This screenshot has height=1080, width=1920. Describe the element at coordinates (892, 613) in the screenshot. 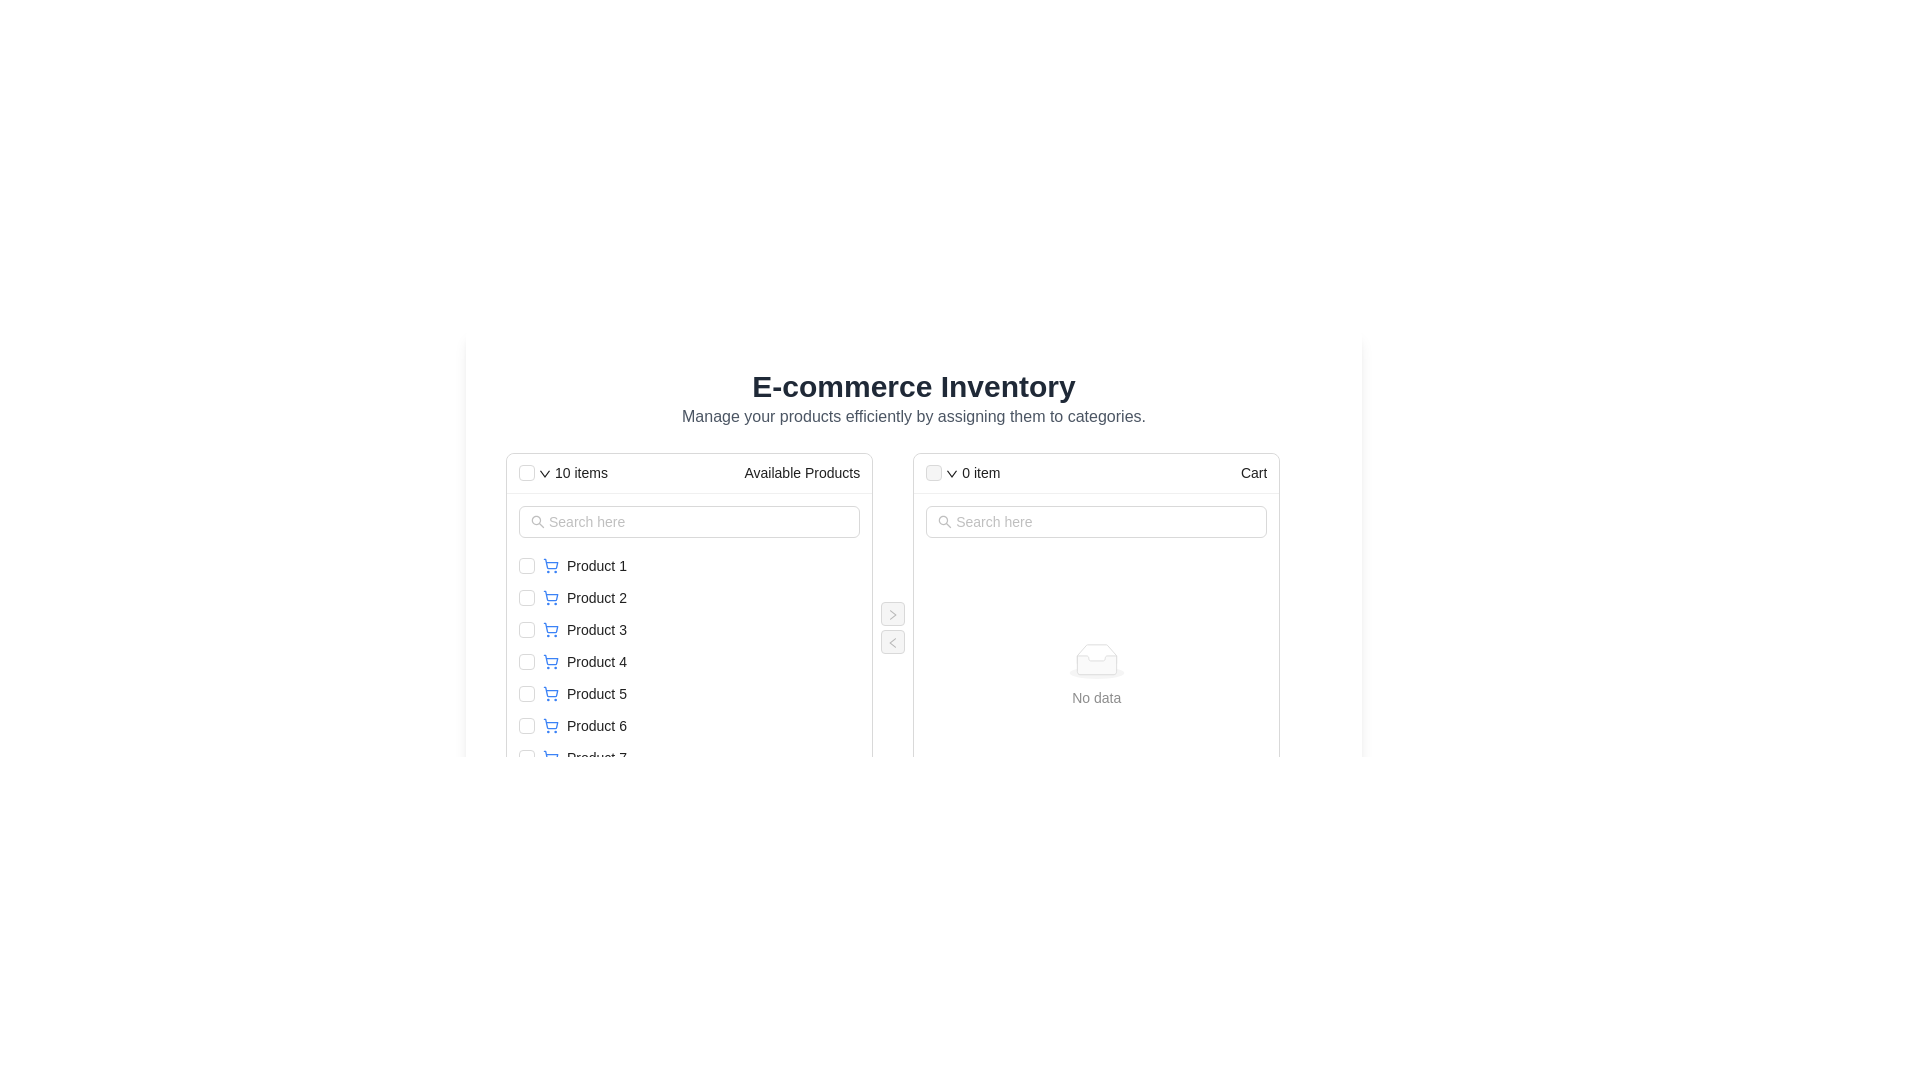

I see `the rightwards arrow icon, which is a minimalist vector graphic positioned centrally between the 'Available Products' and 'Cart' sections, to move an item rightwards` at that location.